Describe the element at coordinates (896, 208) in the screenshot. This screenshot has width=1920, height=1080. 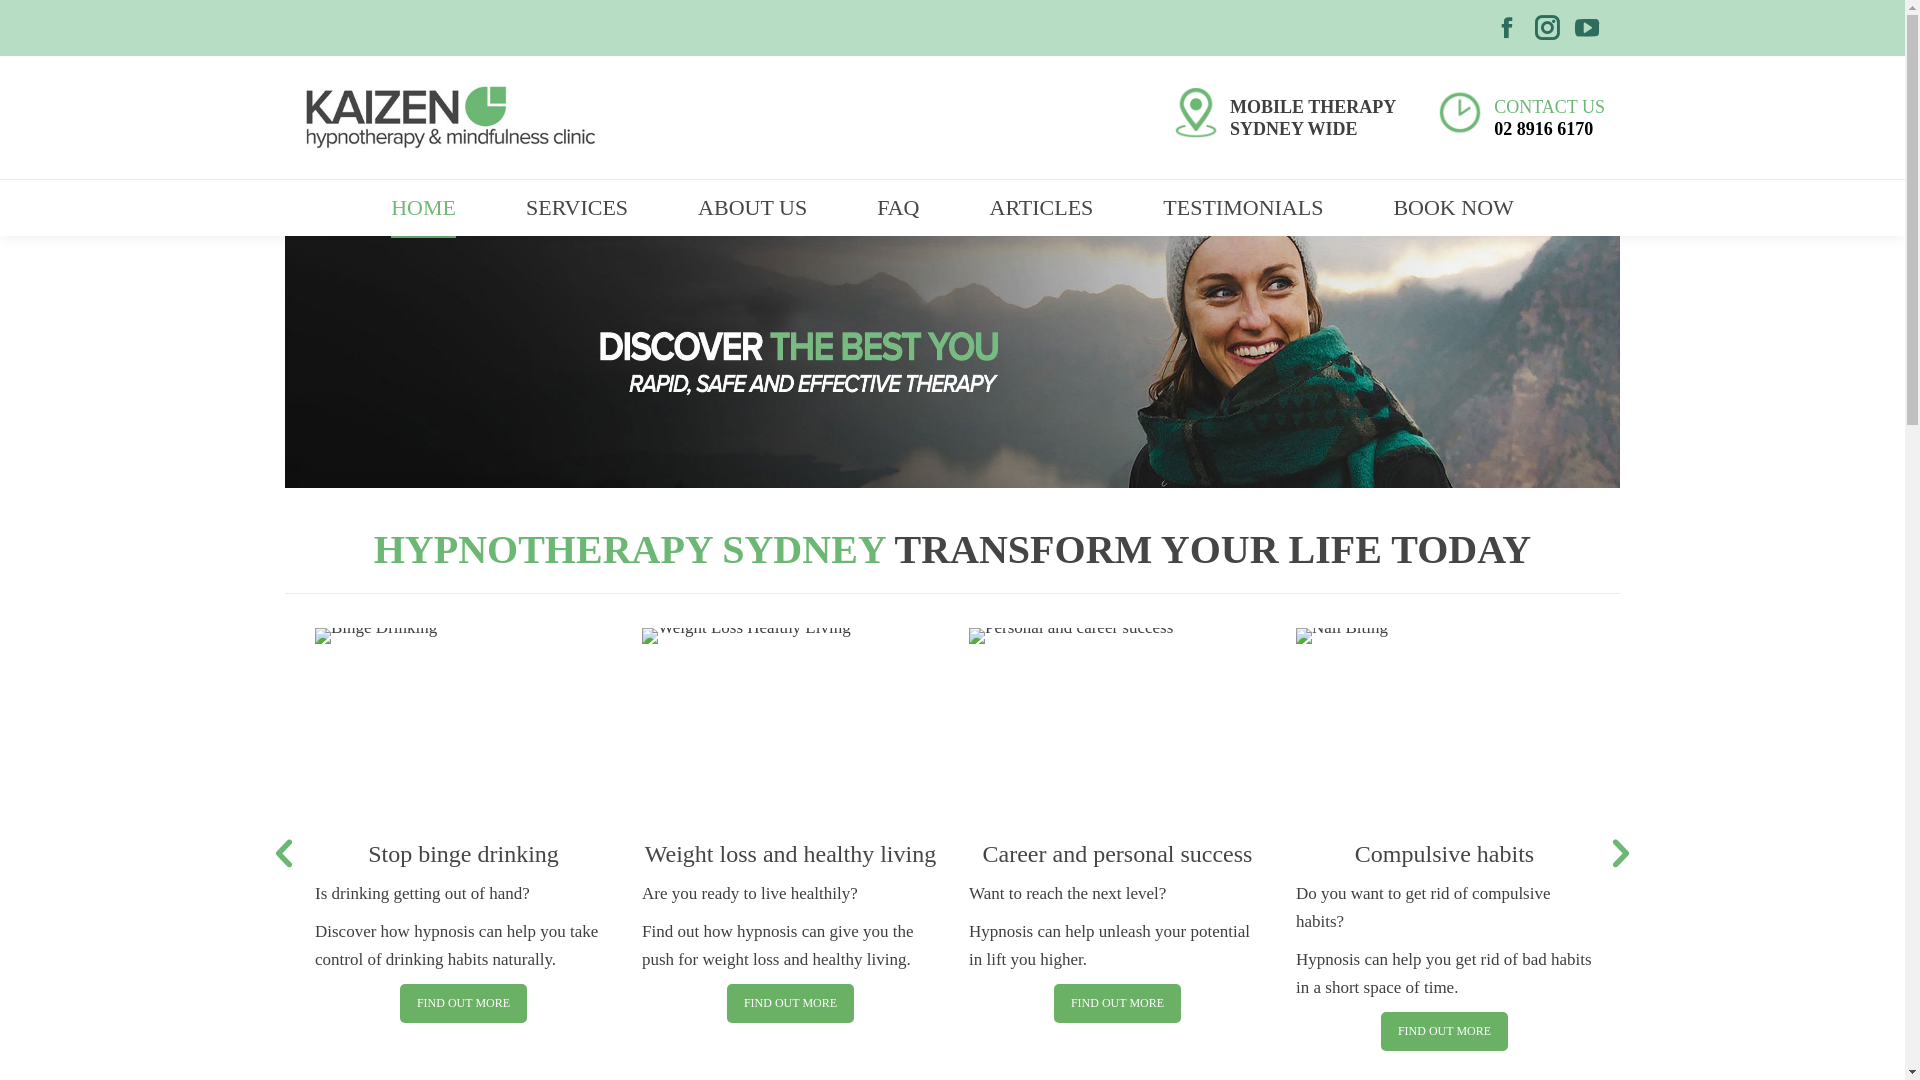
I see `'FAQ'` at that location.